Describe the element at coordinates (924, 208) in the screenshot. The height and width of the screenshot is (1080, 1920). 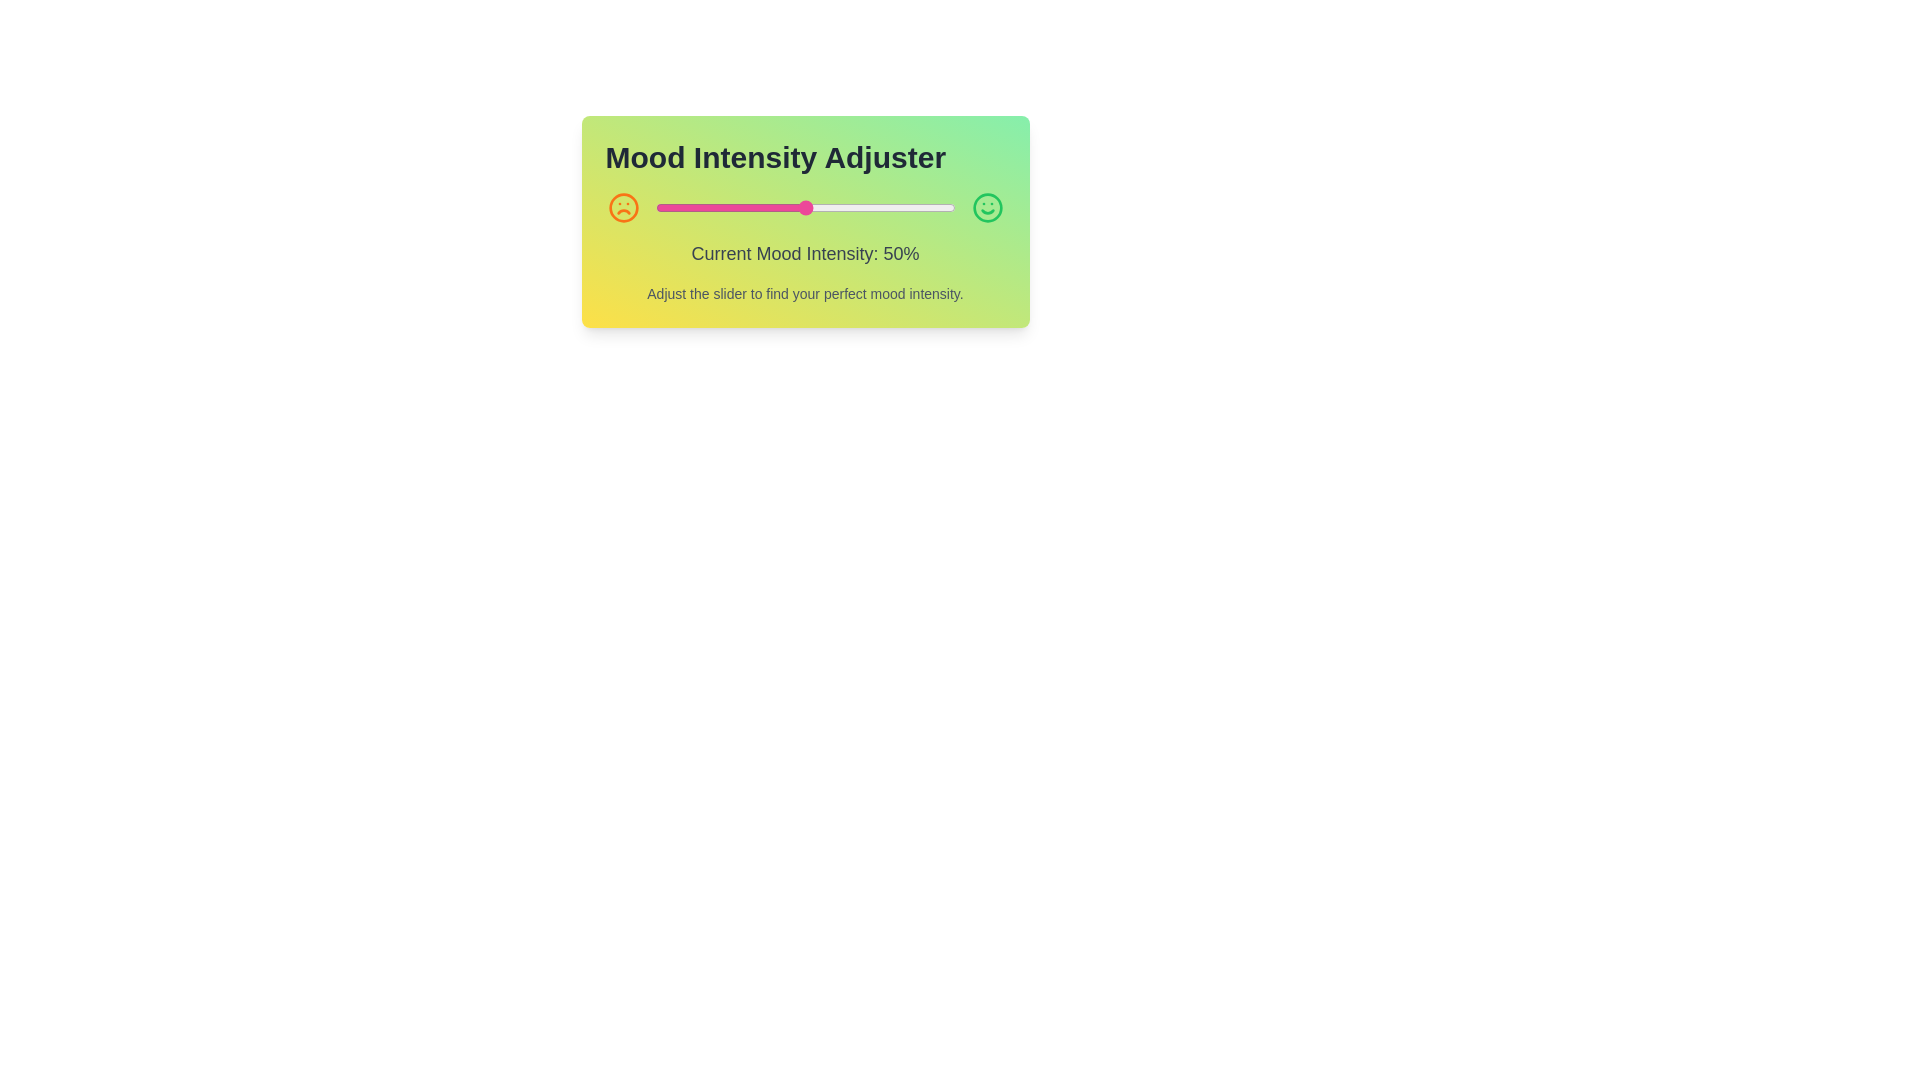
I see `the mood intensity slider to 90% by dragging the slider handle` at that location.